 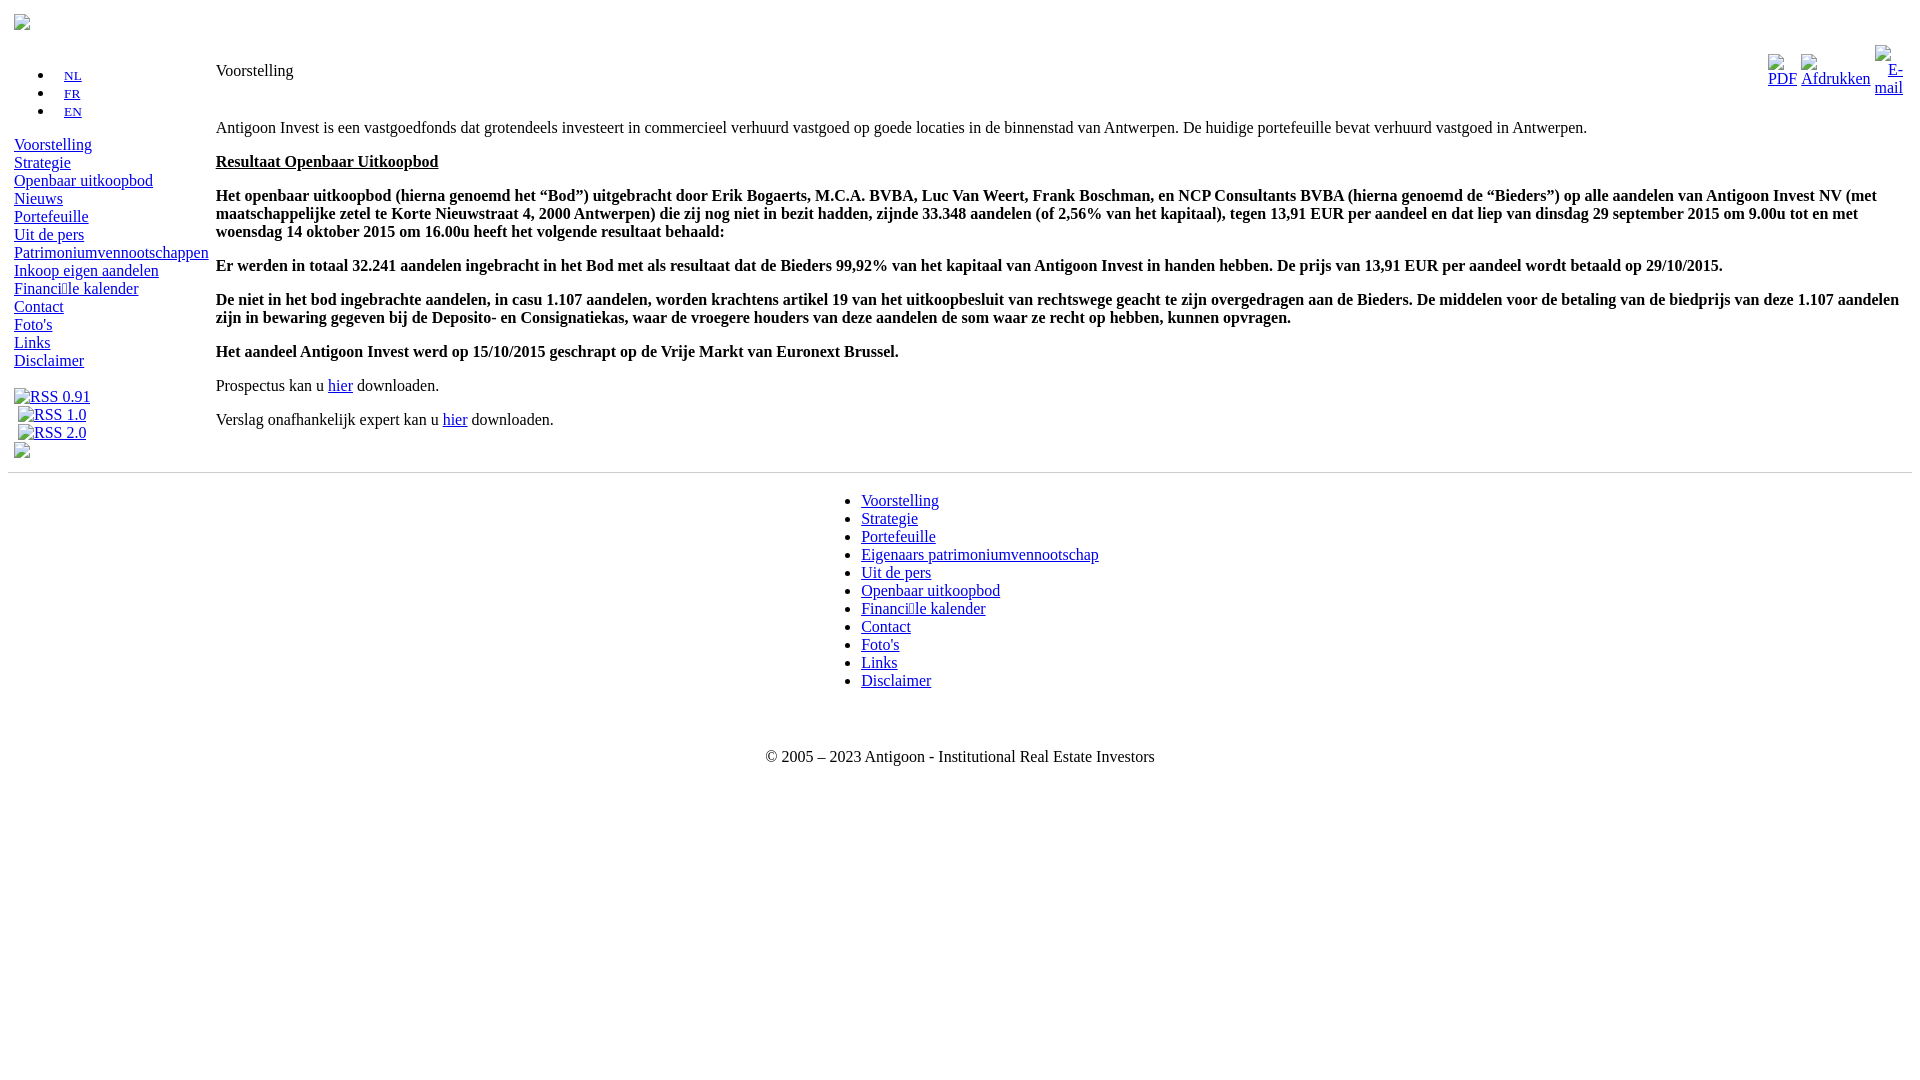 What do you see at coordinates (14, 198) in the screenshot?
I see `'Nieuws'` at bounding box center [14, 198].